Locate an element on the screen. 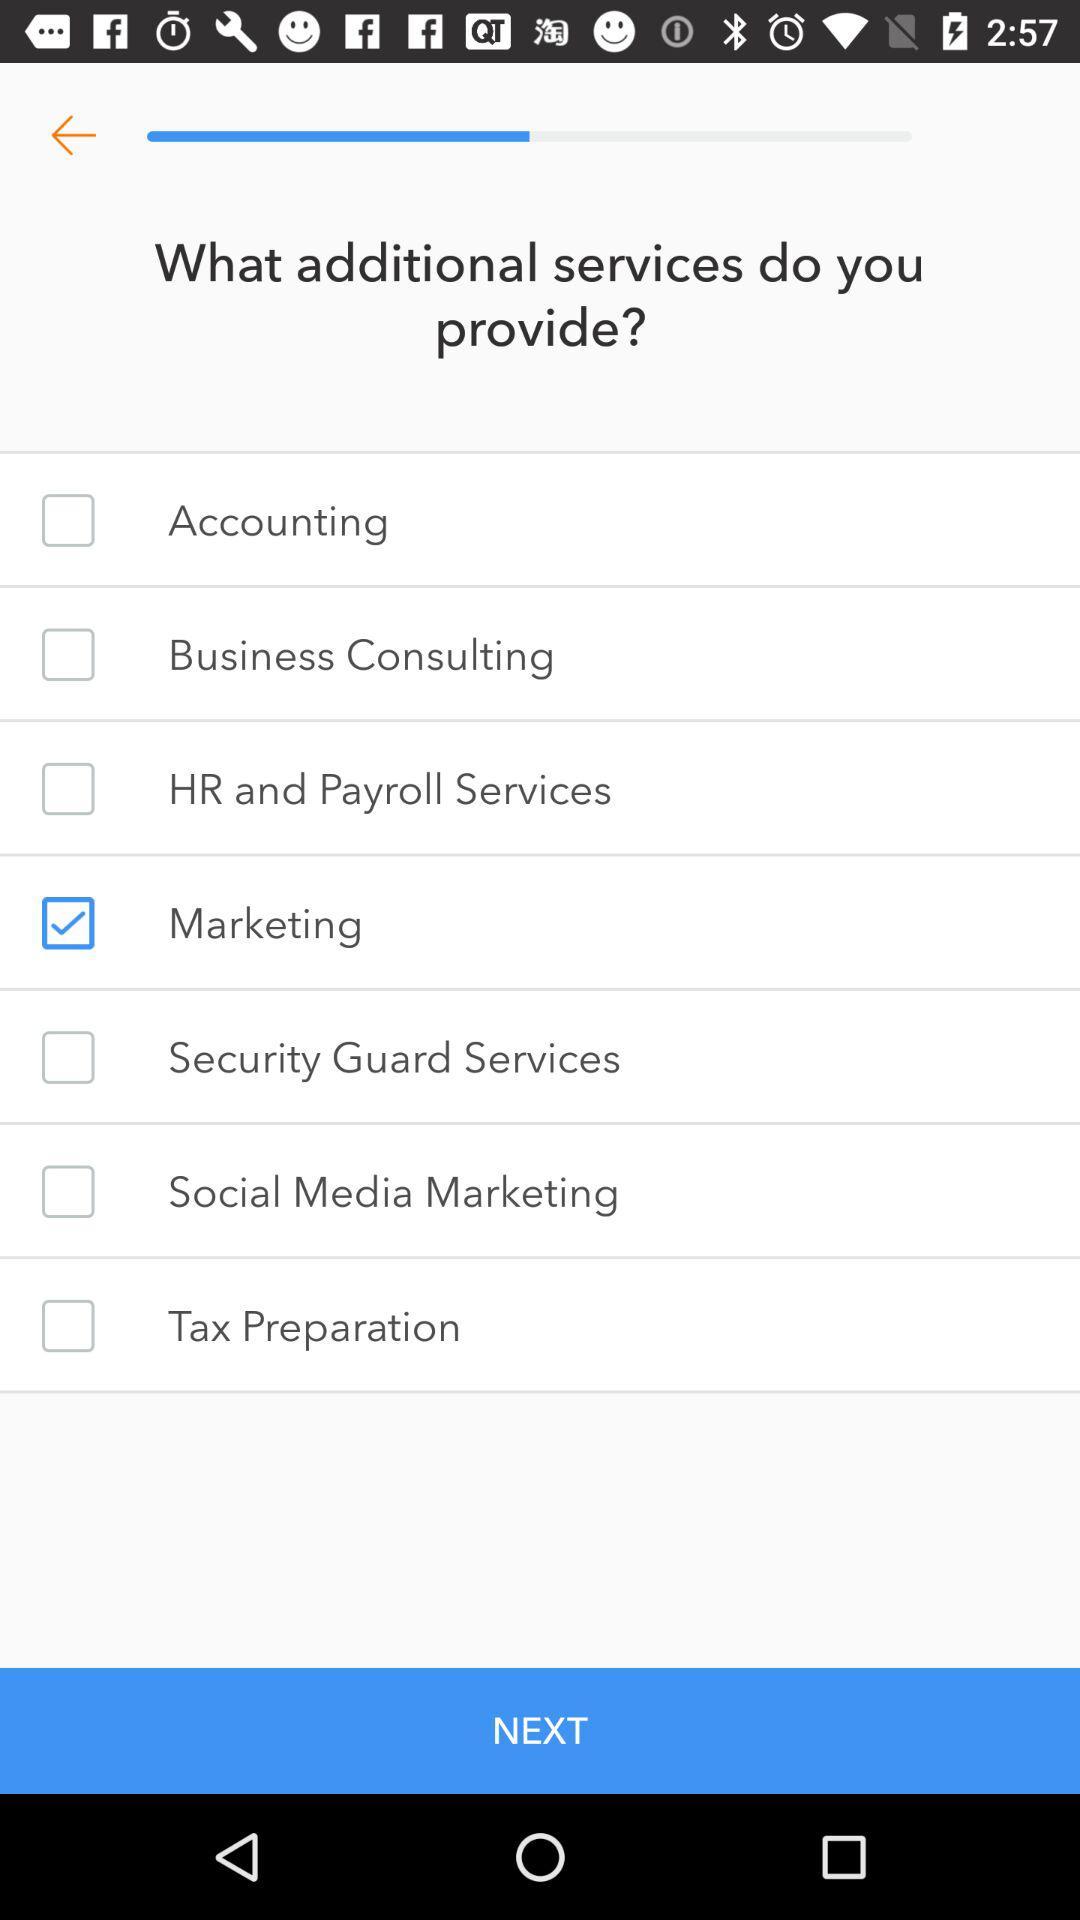 This screenshot has width=1080, height=1920. marketing is located at coordinates (67, 922).